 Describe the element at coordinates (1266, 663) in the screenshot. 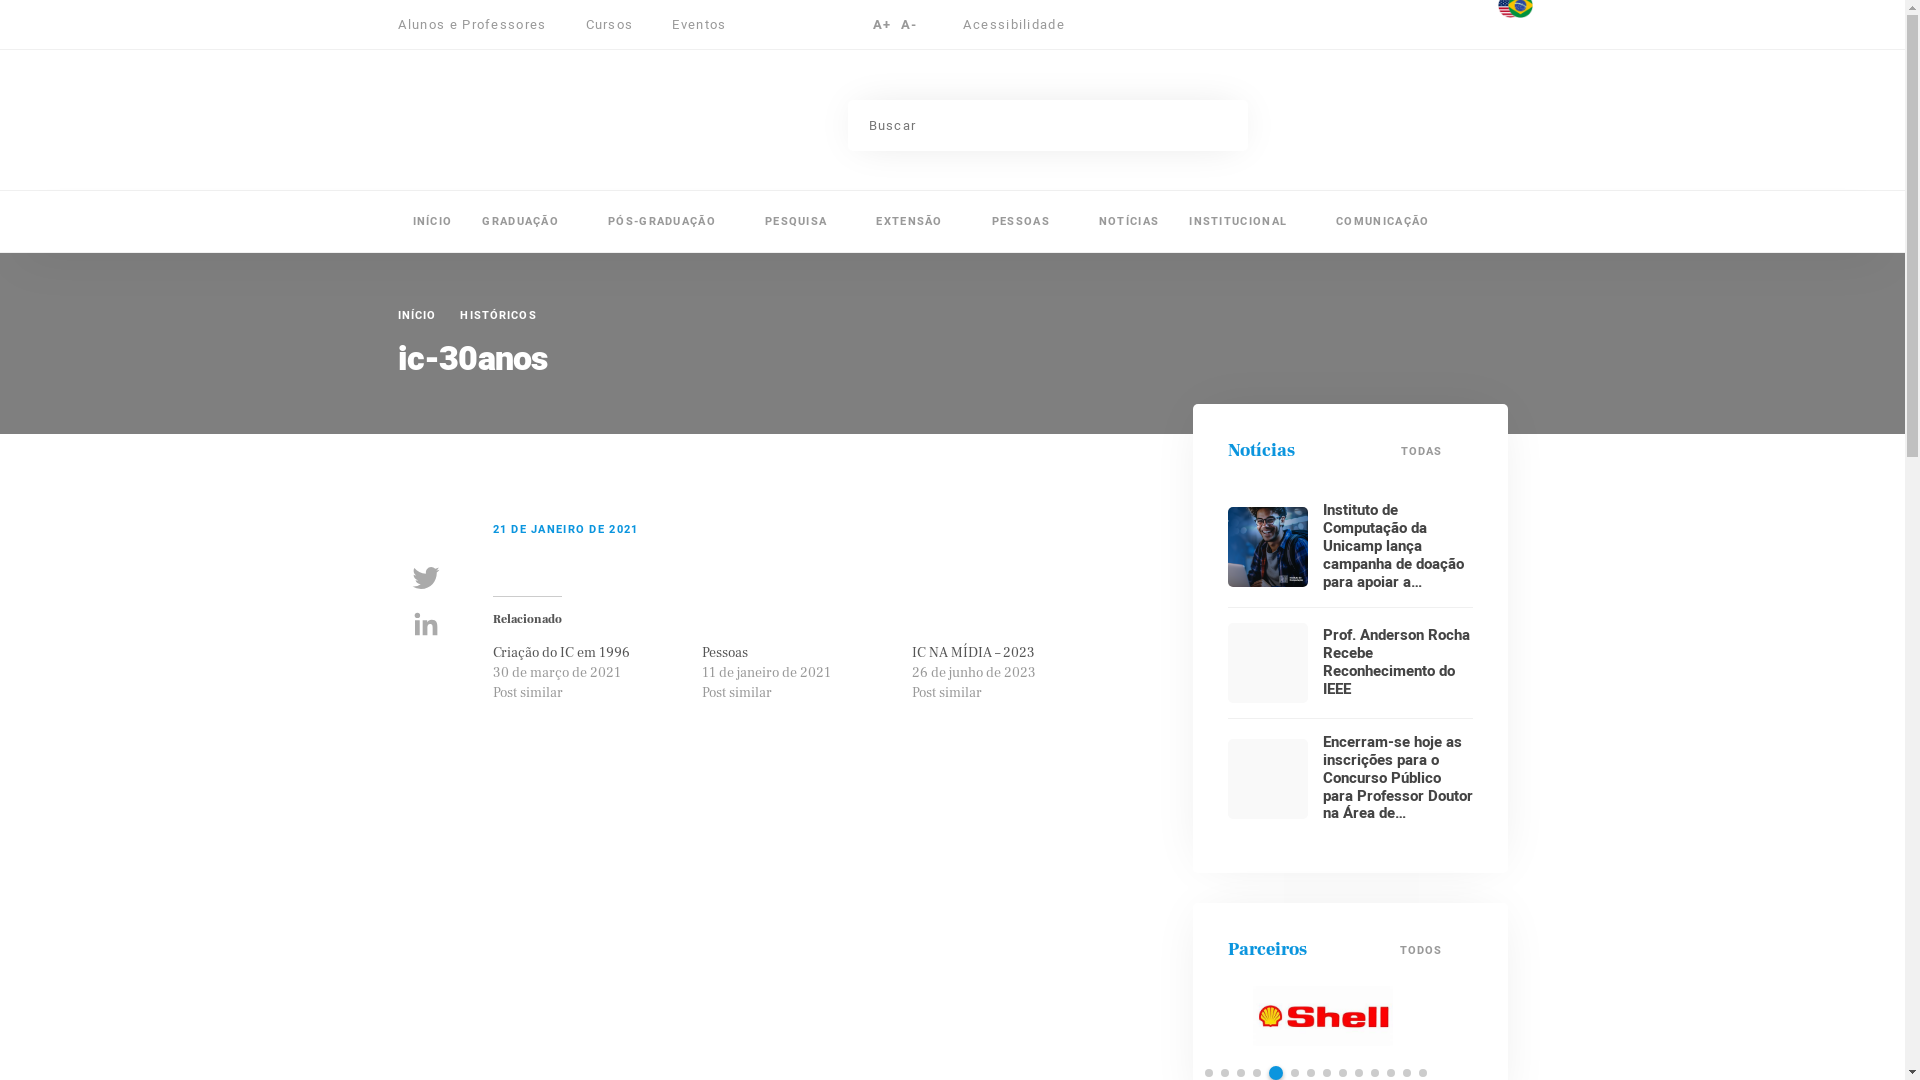

I see `'Prof. Anderson Rocha Recebe Reconhecimento do IEEE'` at that location.